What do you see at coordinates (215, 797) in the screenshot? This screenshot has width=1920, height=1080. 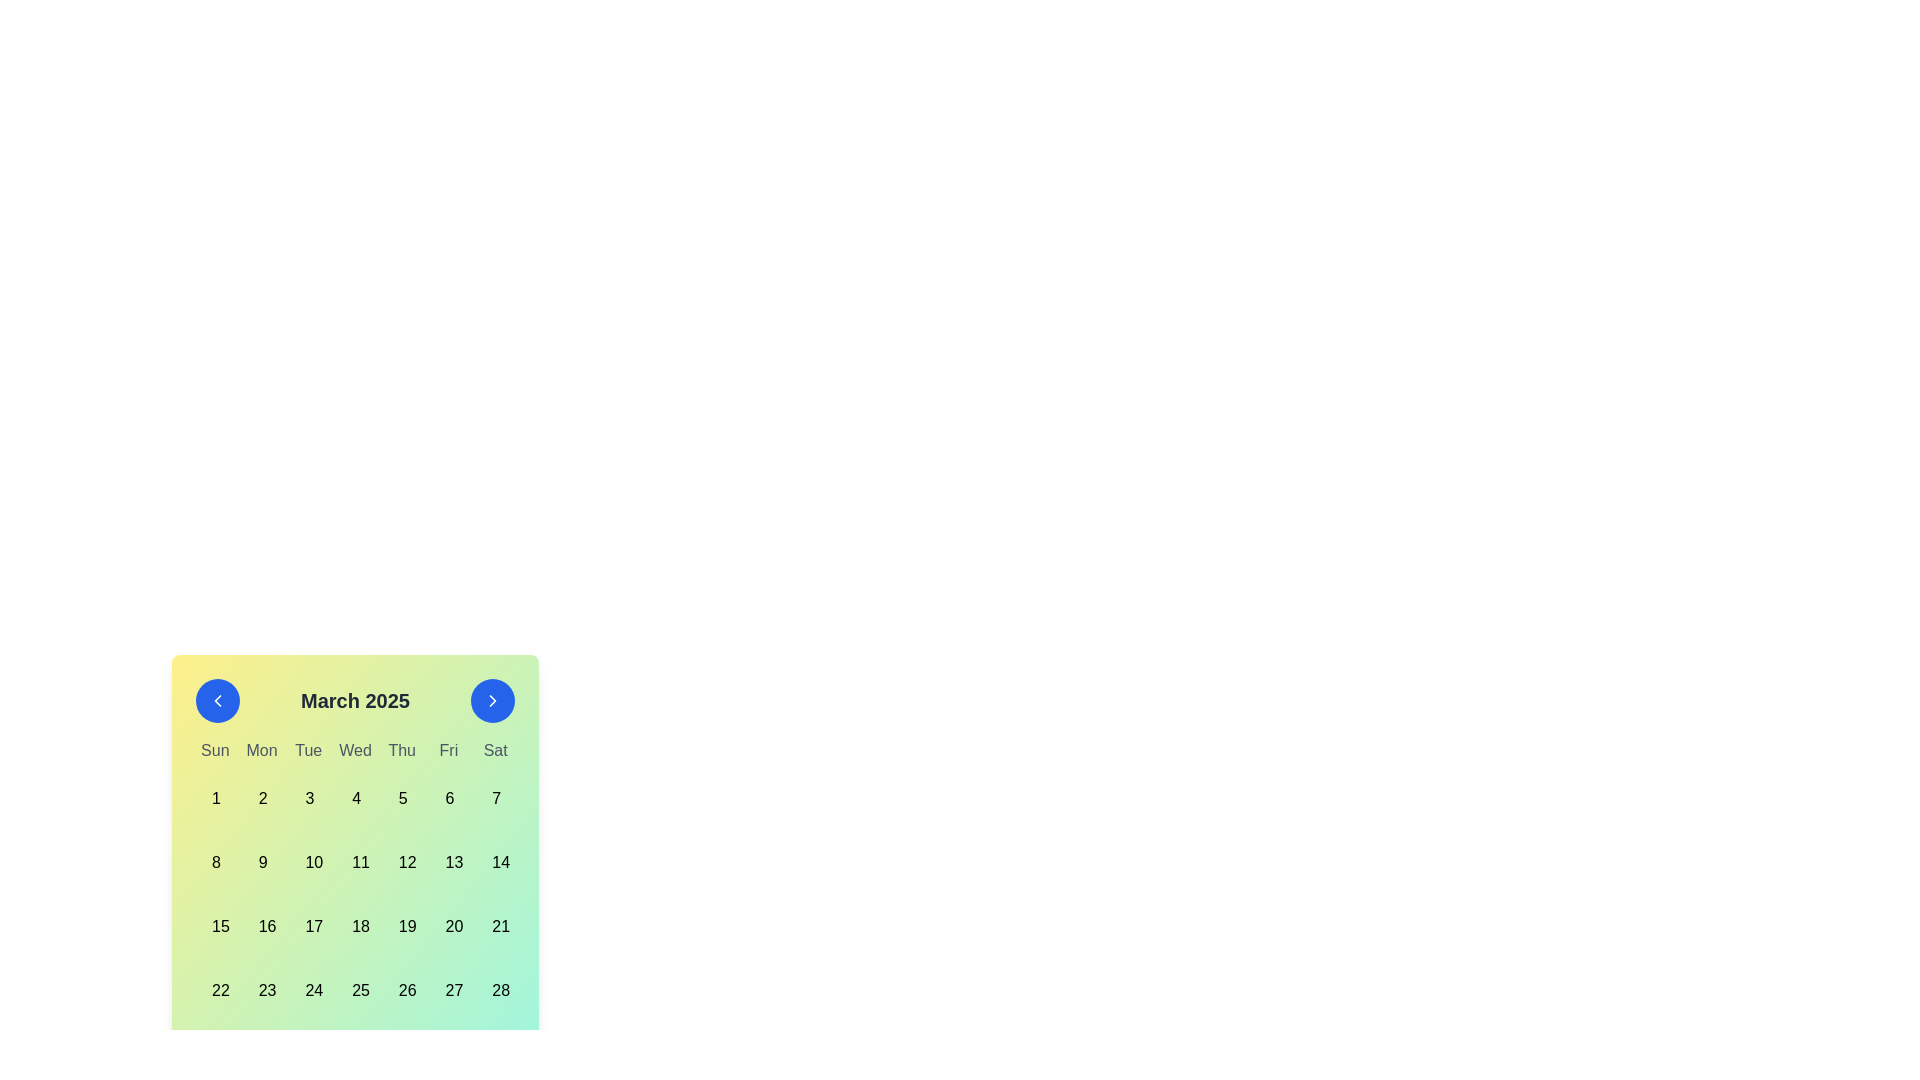 I see `the first day of the month cell in the calendar grid` at bounding box center [215, 797].